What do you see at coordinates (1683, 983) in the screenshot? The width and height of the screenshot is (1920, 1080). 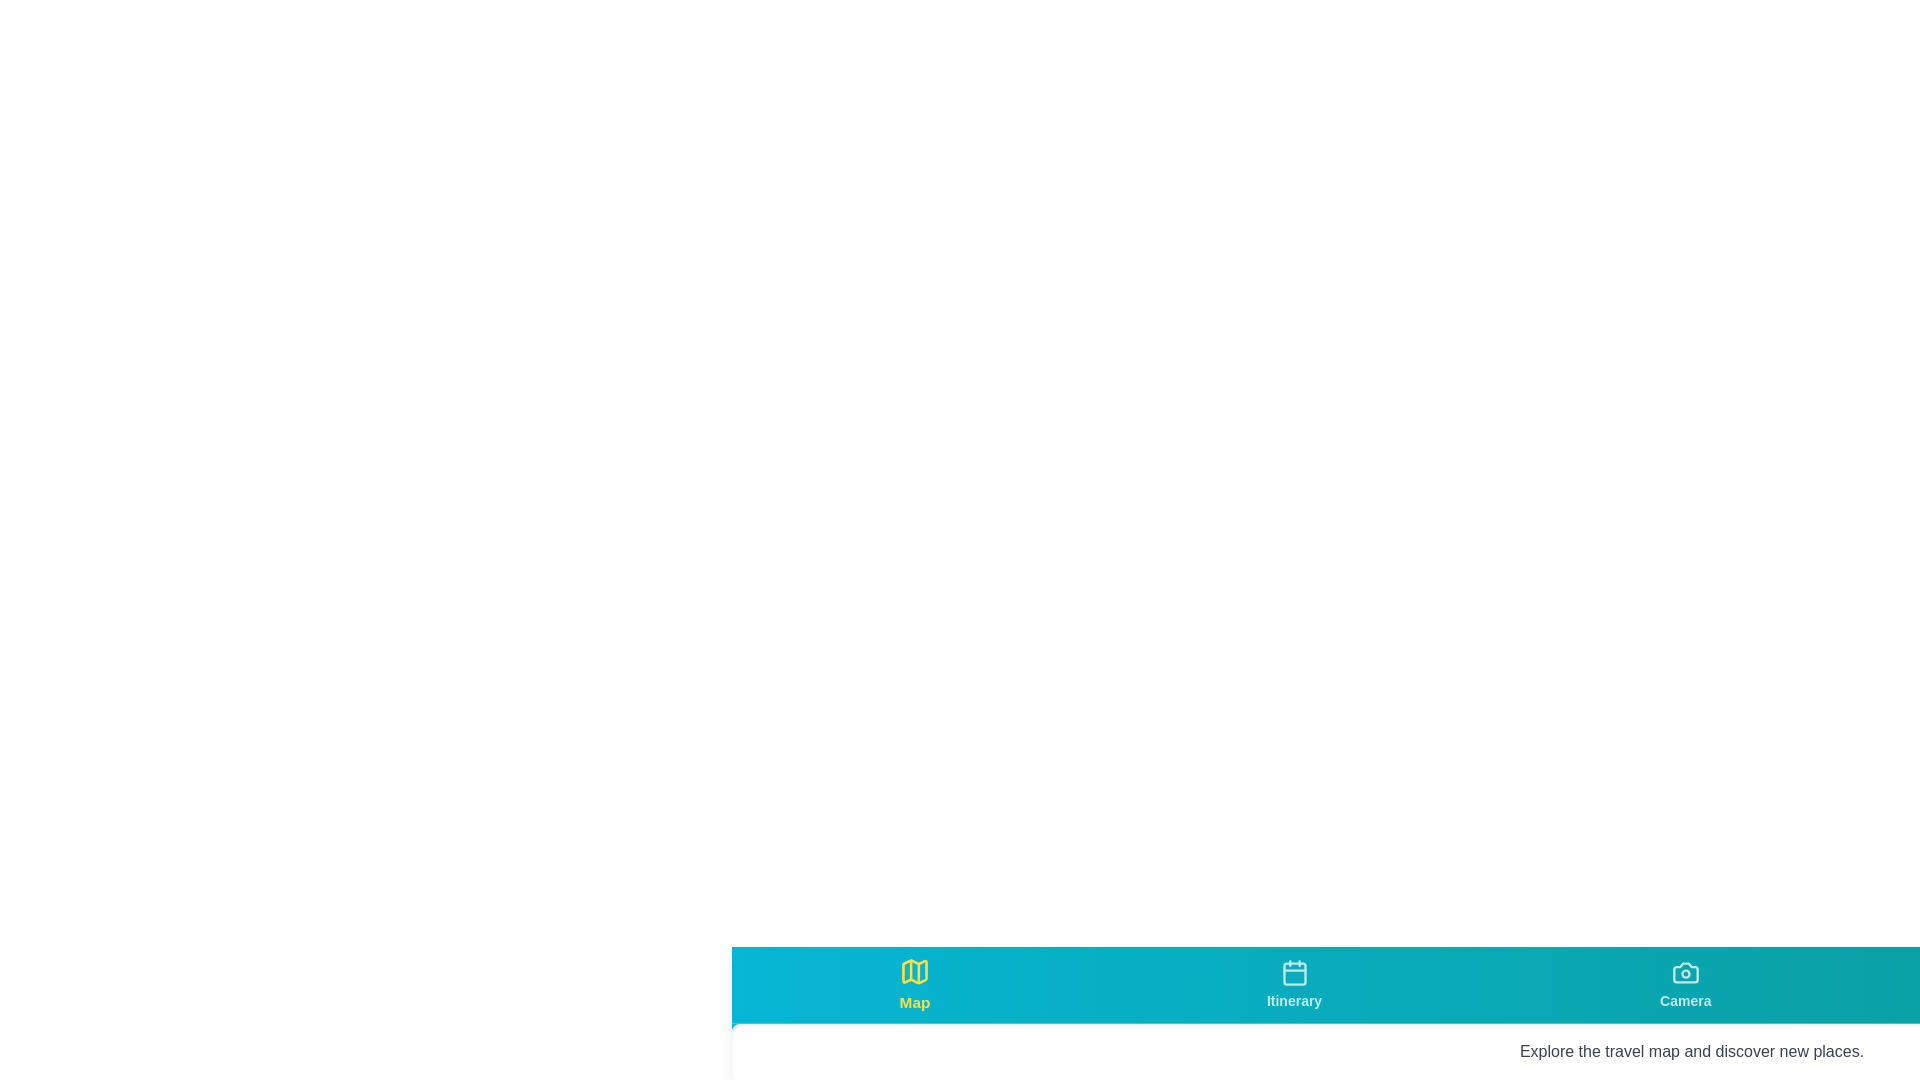 I see `the Camera tab to inspect its content` at bounding box center [1683, 983].